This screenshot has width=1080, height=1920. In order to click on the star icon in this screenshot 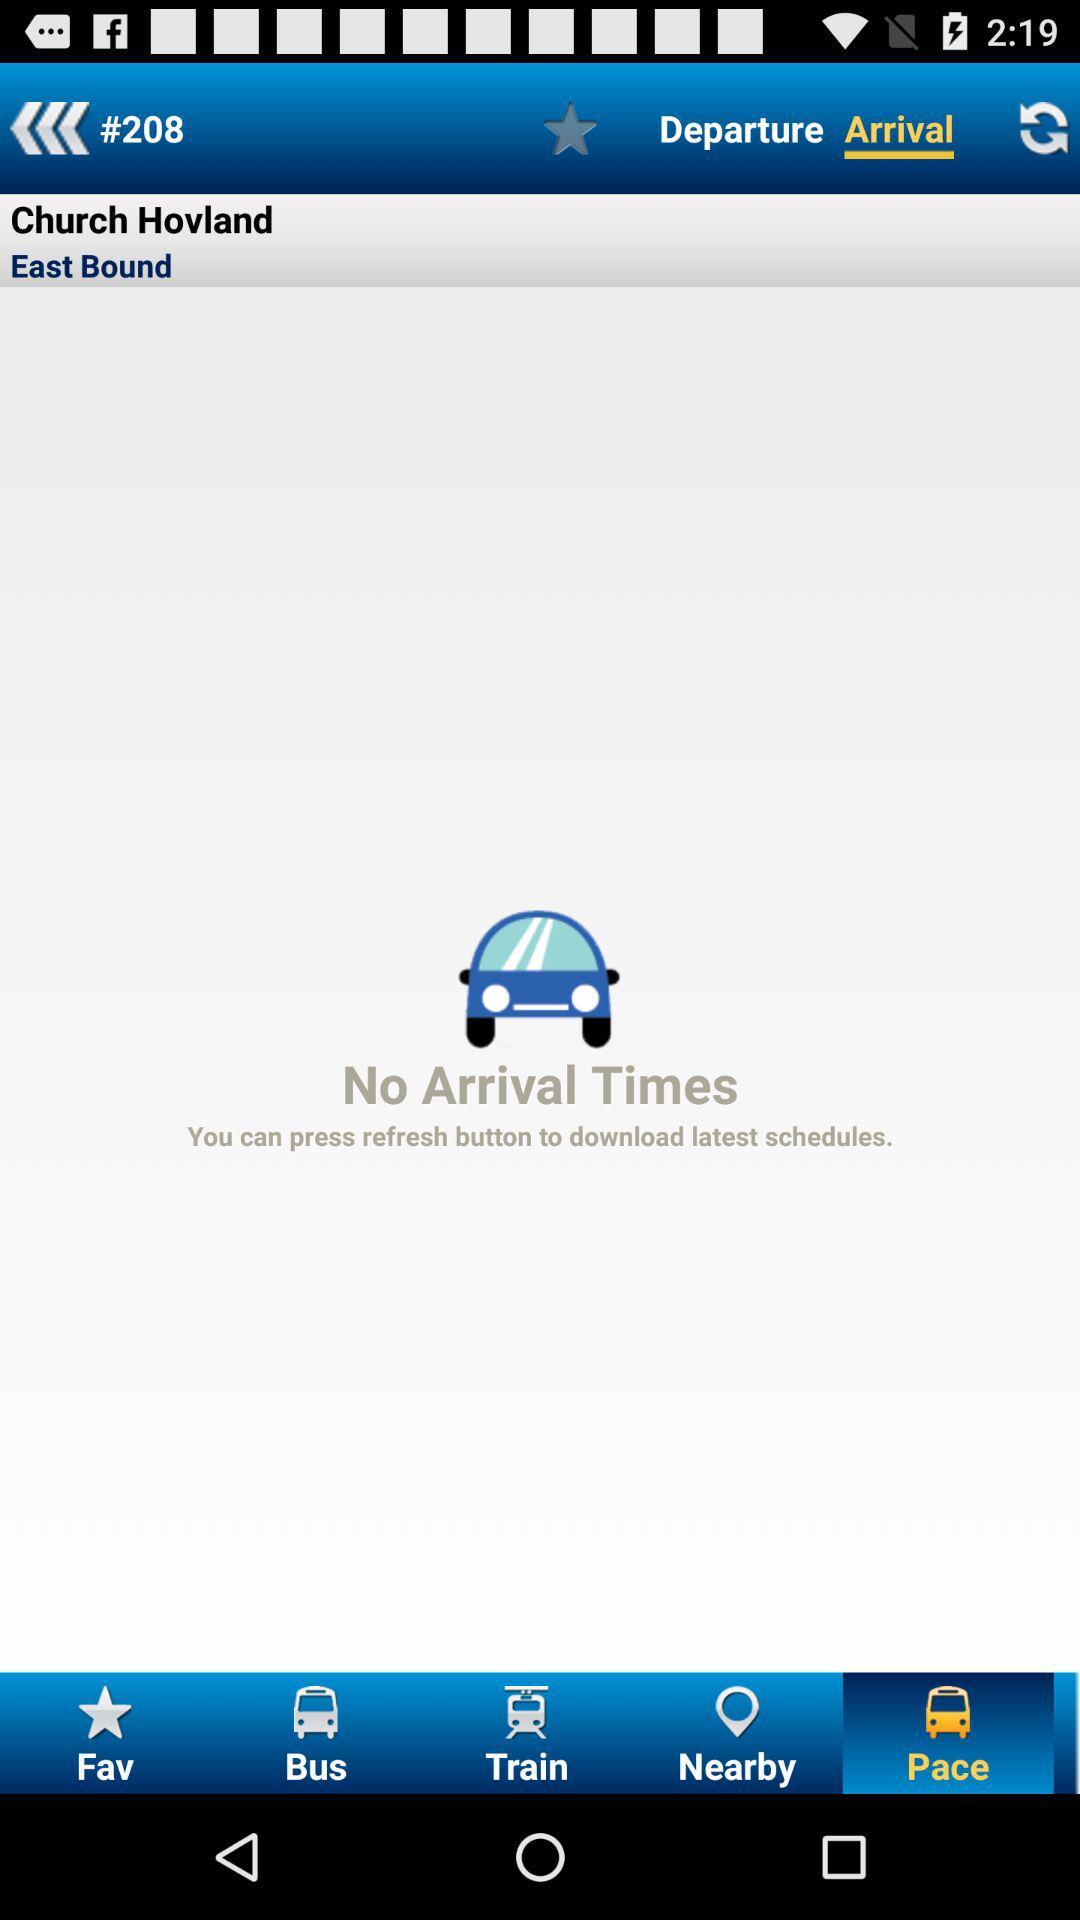, I will do `click(570, 136)`.